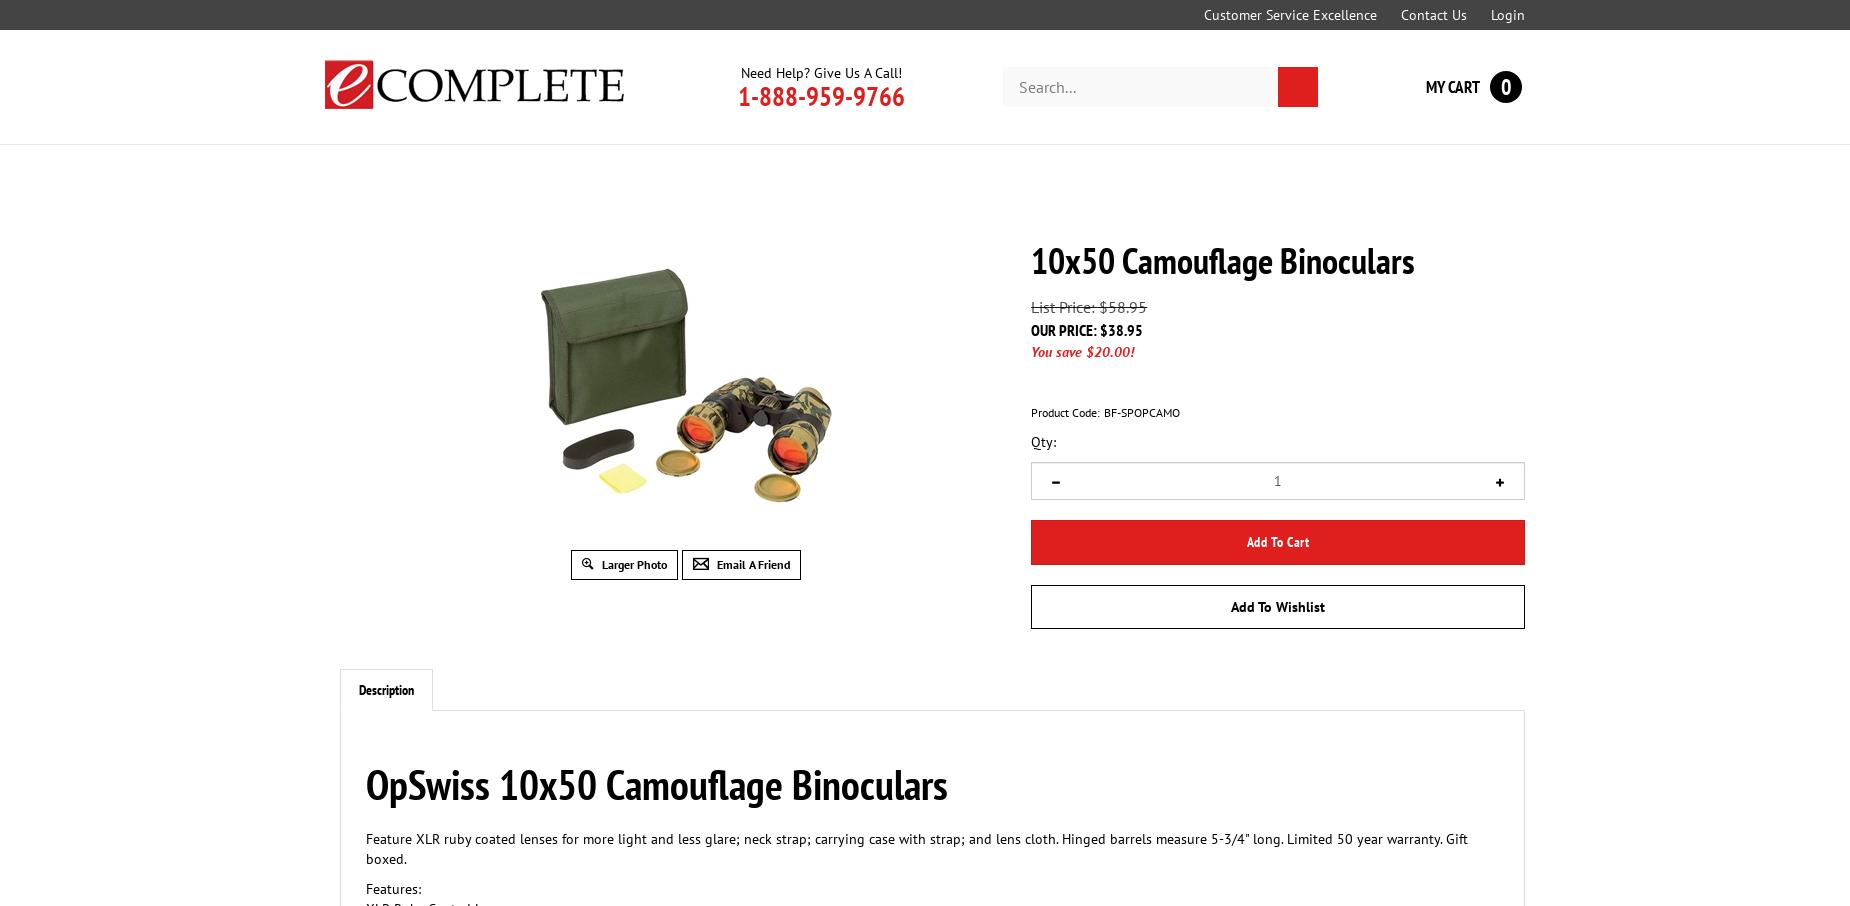 Image resolution: width=1850 pixels, height=906 pixels. I want to click on '1-888-959-9766', so click(821, 95).